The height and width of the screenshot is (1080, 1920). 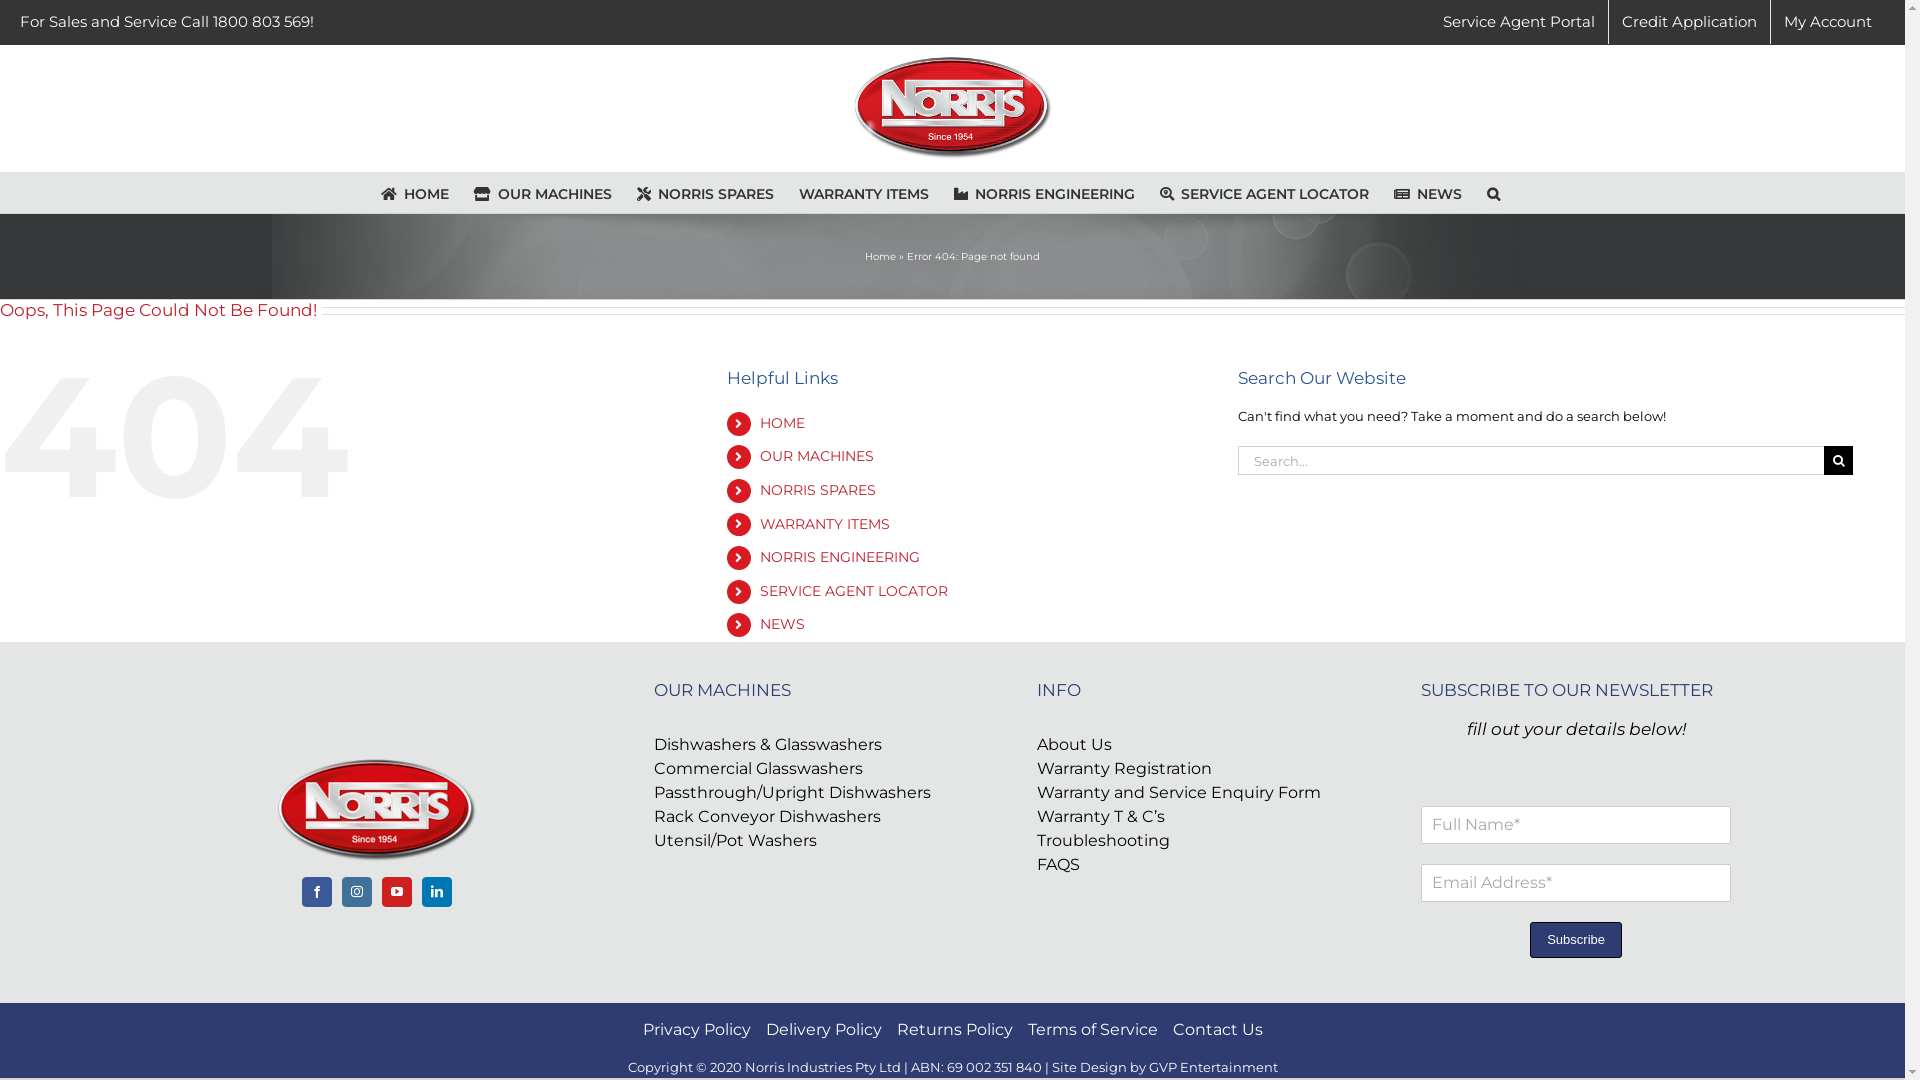 I want to click on 'About Us', so click(x=1036, y=744).